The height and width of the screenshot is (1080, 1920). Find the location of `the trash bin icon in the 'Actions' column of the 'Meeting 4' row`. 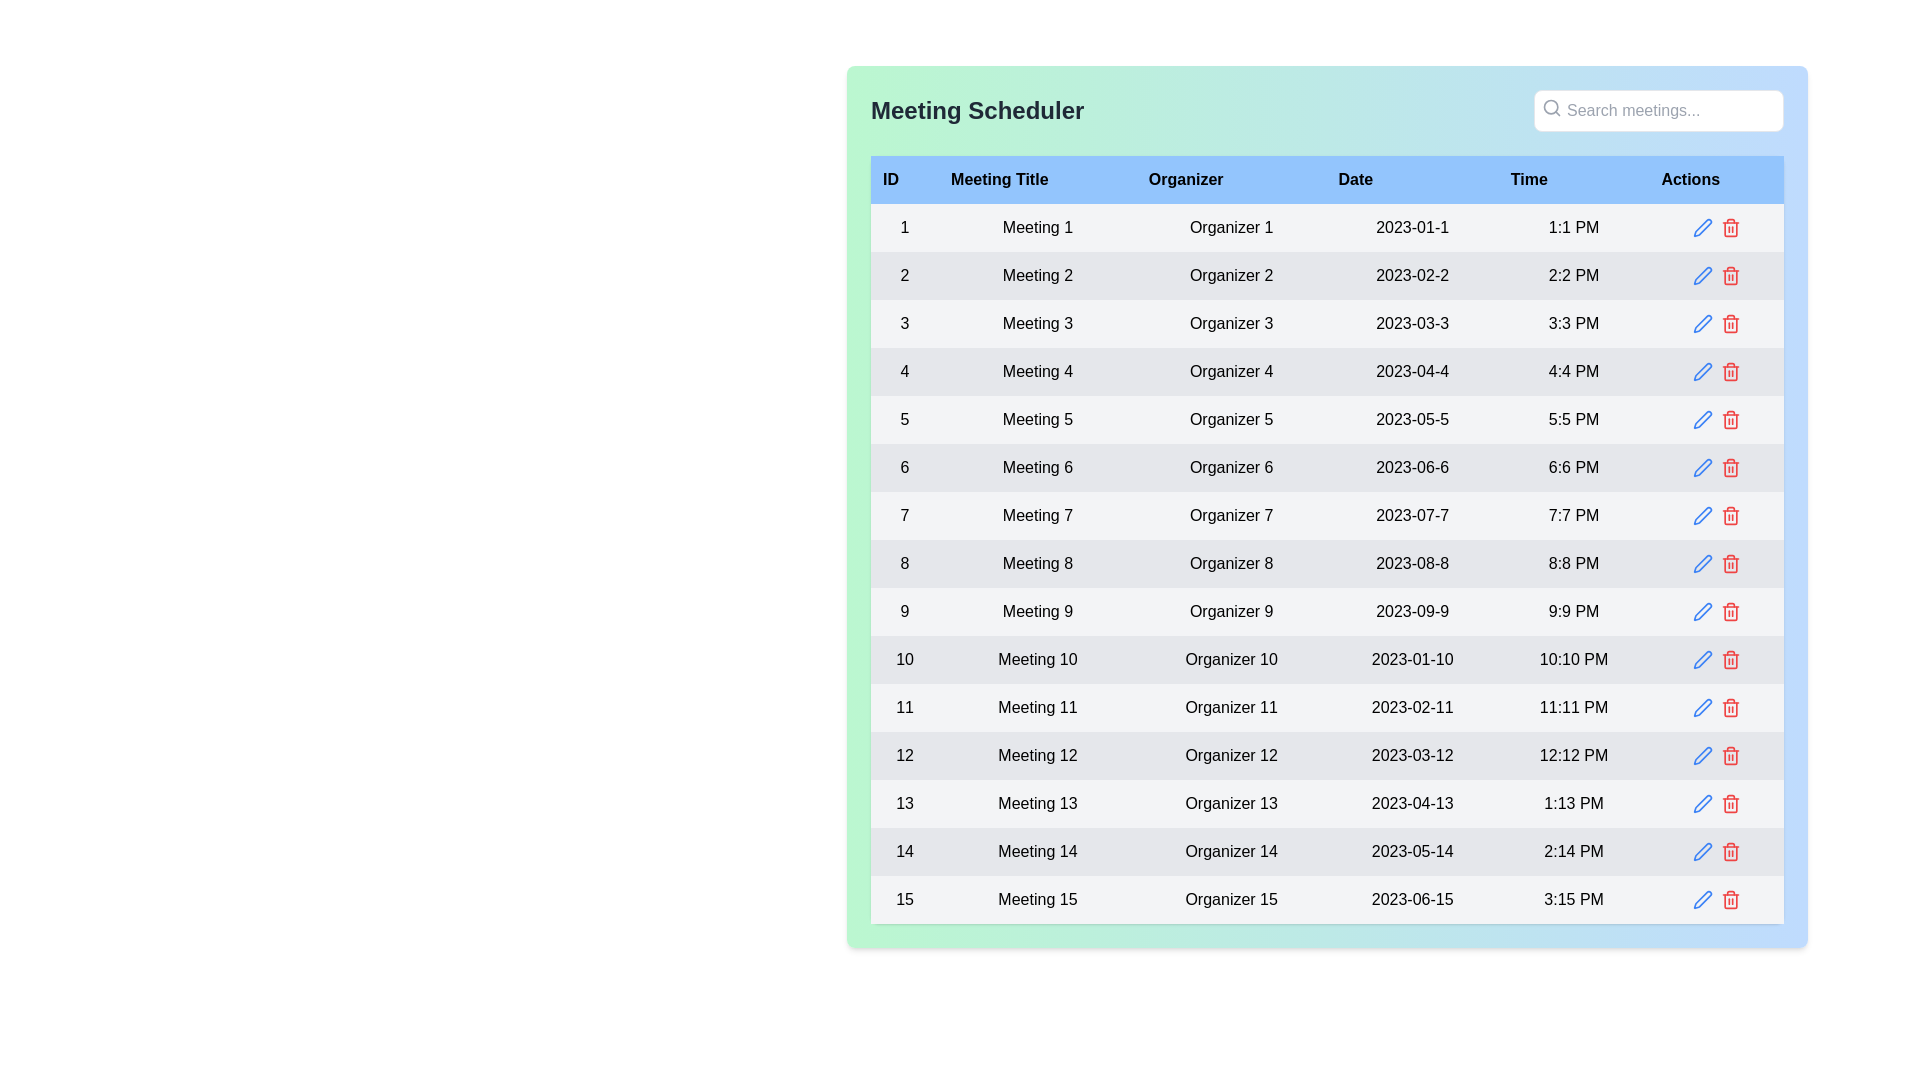

the trash bin icon in the 'Actions' column of the 'Meeting 4' row is located at coordinates (1729, 371).